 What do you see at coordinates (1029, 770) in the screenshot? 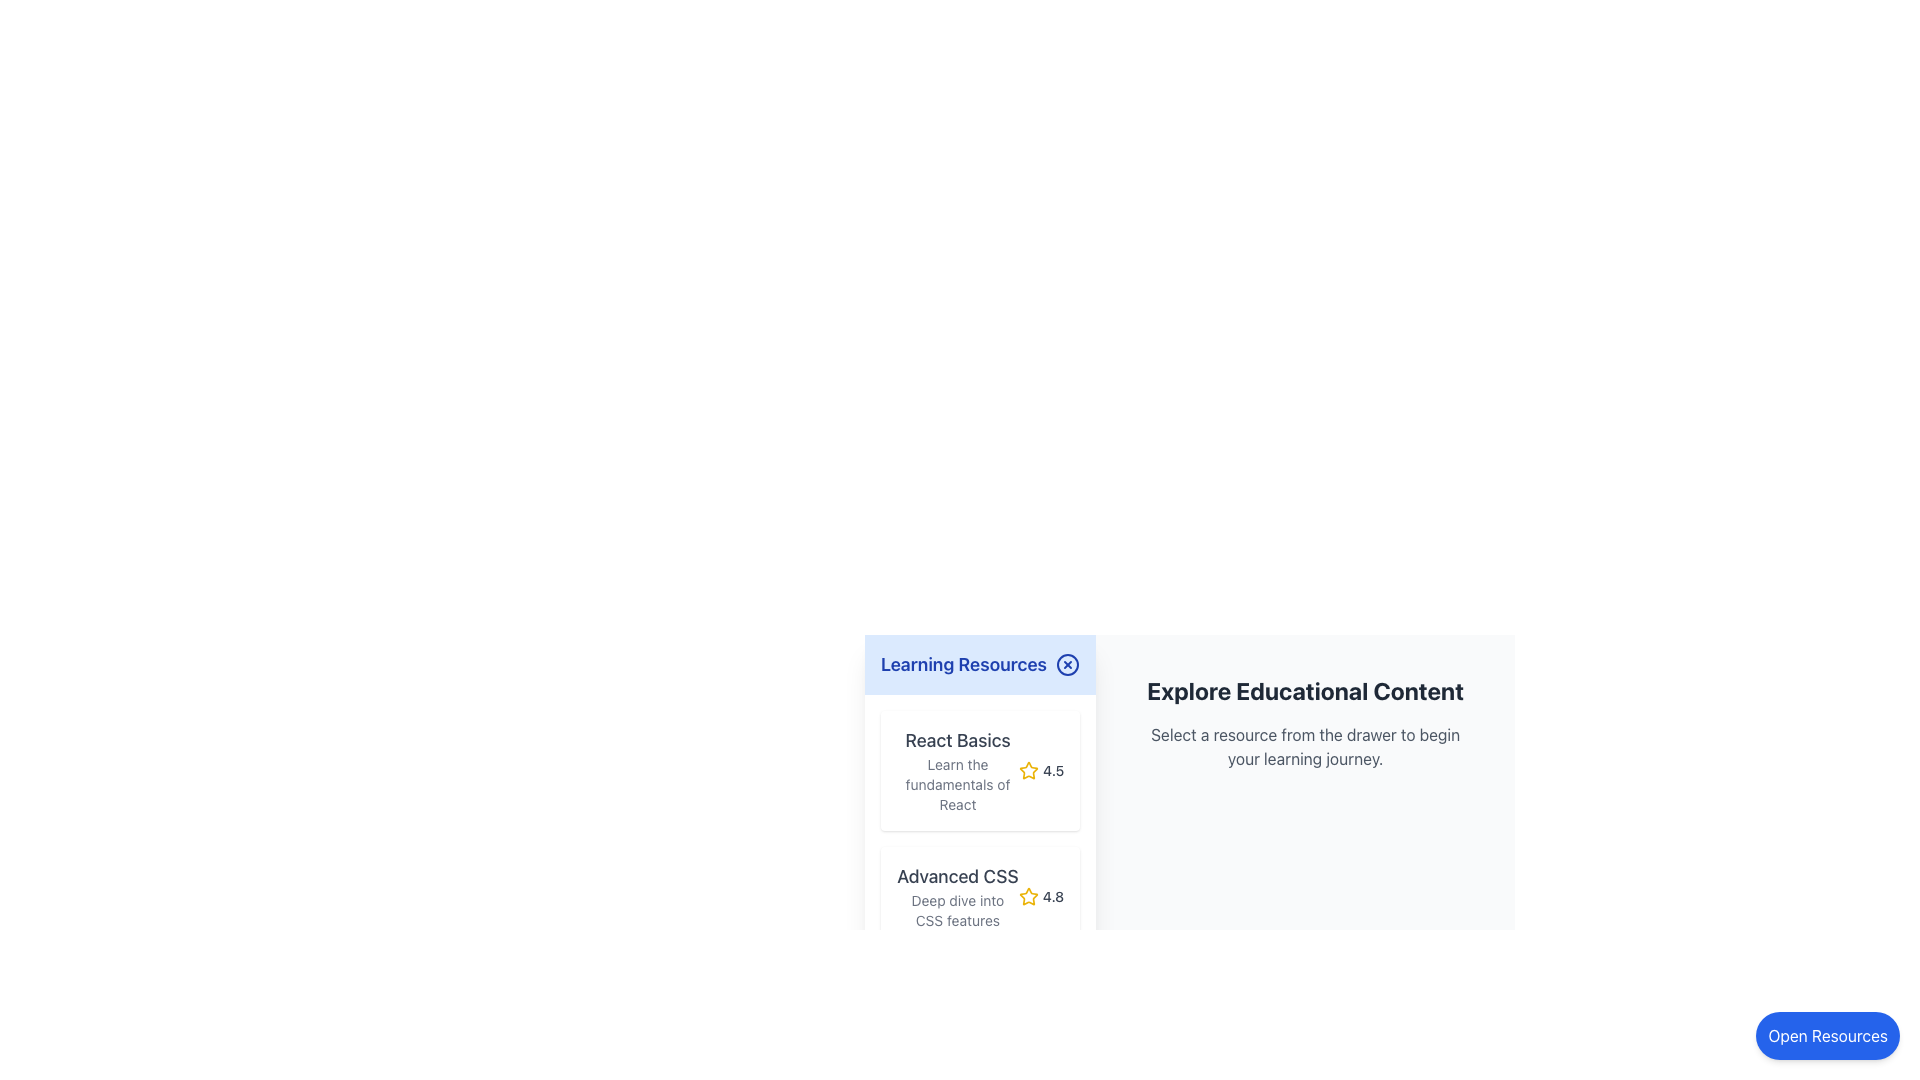
I see `the star icon representing the rating metric for the 'React Basics' item, located in the 'Learning Resources' section below its title` at bounding box center [1029, 770].